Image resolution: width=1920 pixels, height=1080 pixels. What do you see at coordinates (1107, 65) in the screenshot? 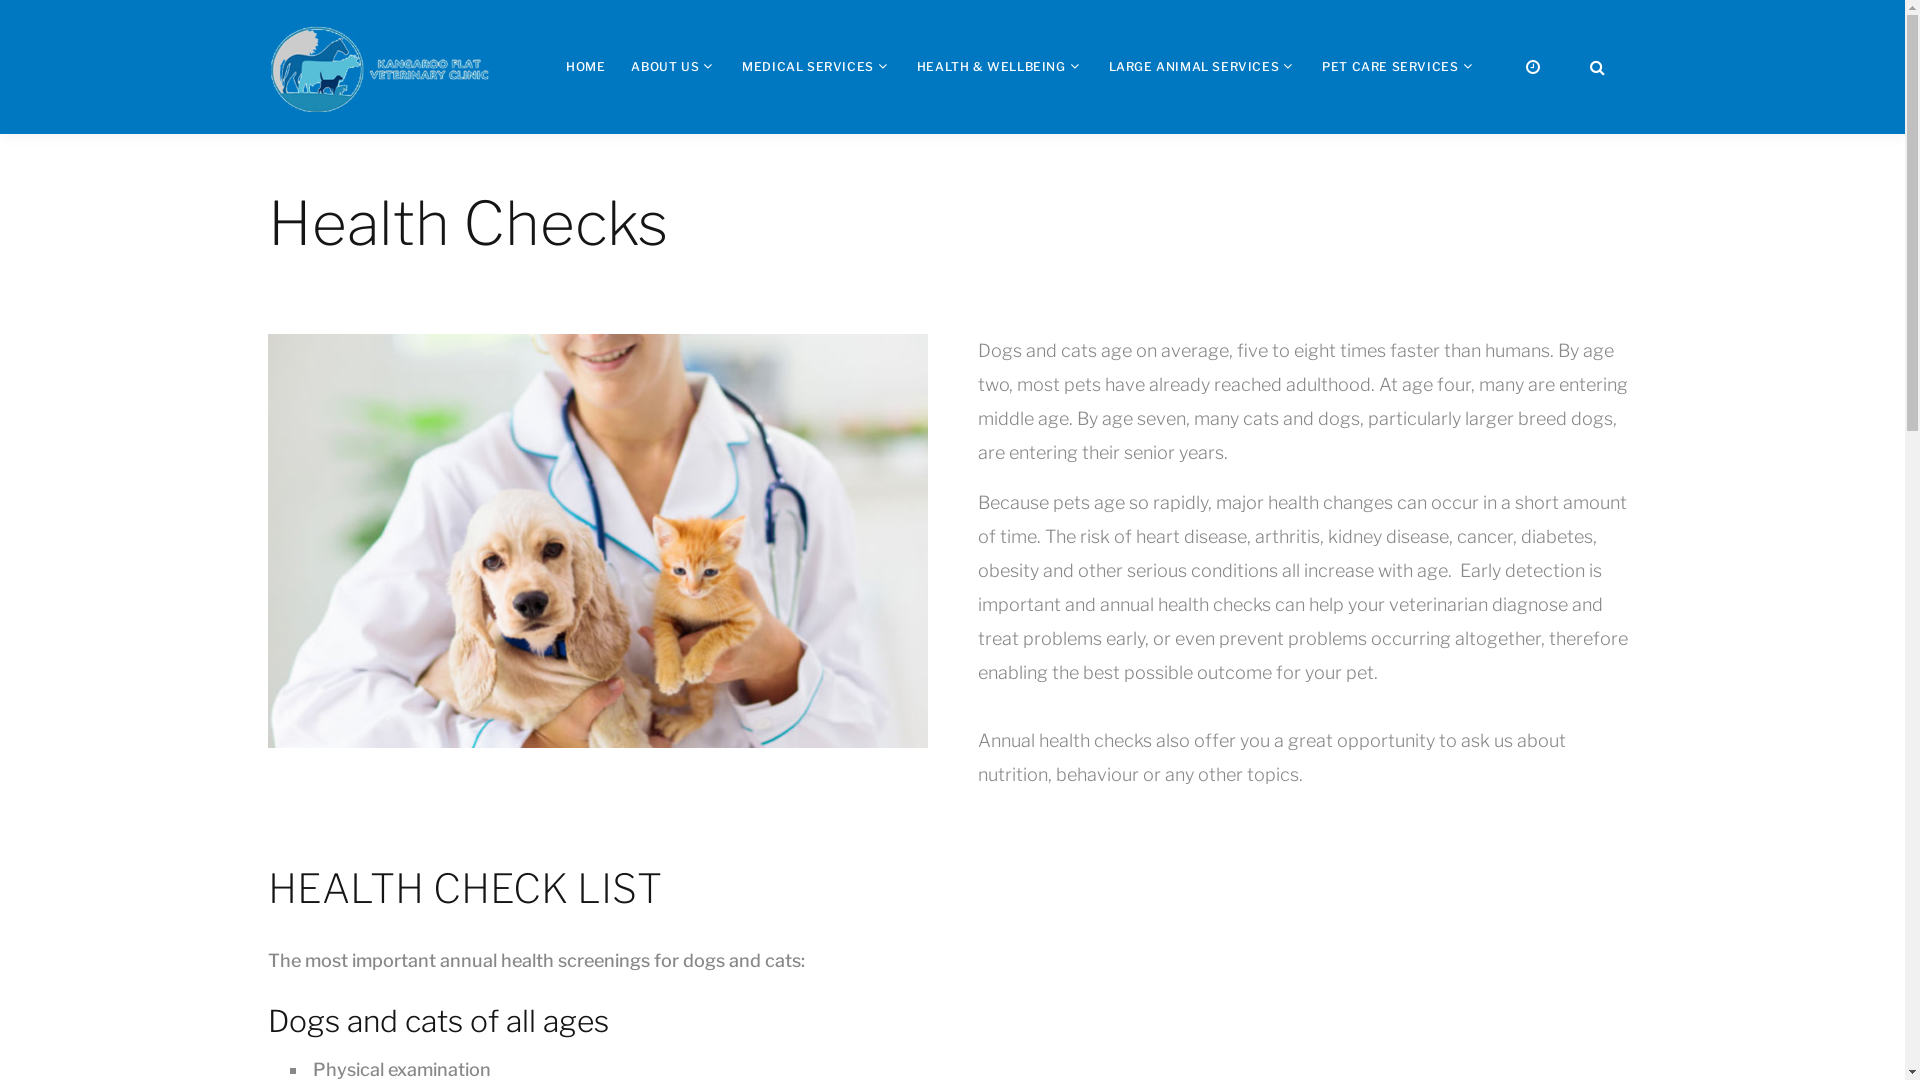
I see `'LARGE ANIMAL SERVICES'` at bounding box center [1107, 65].